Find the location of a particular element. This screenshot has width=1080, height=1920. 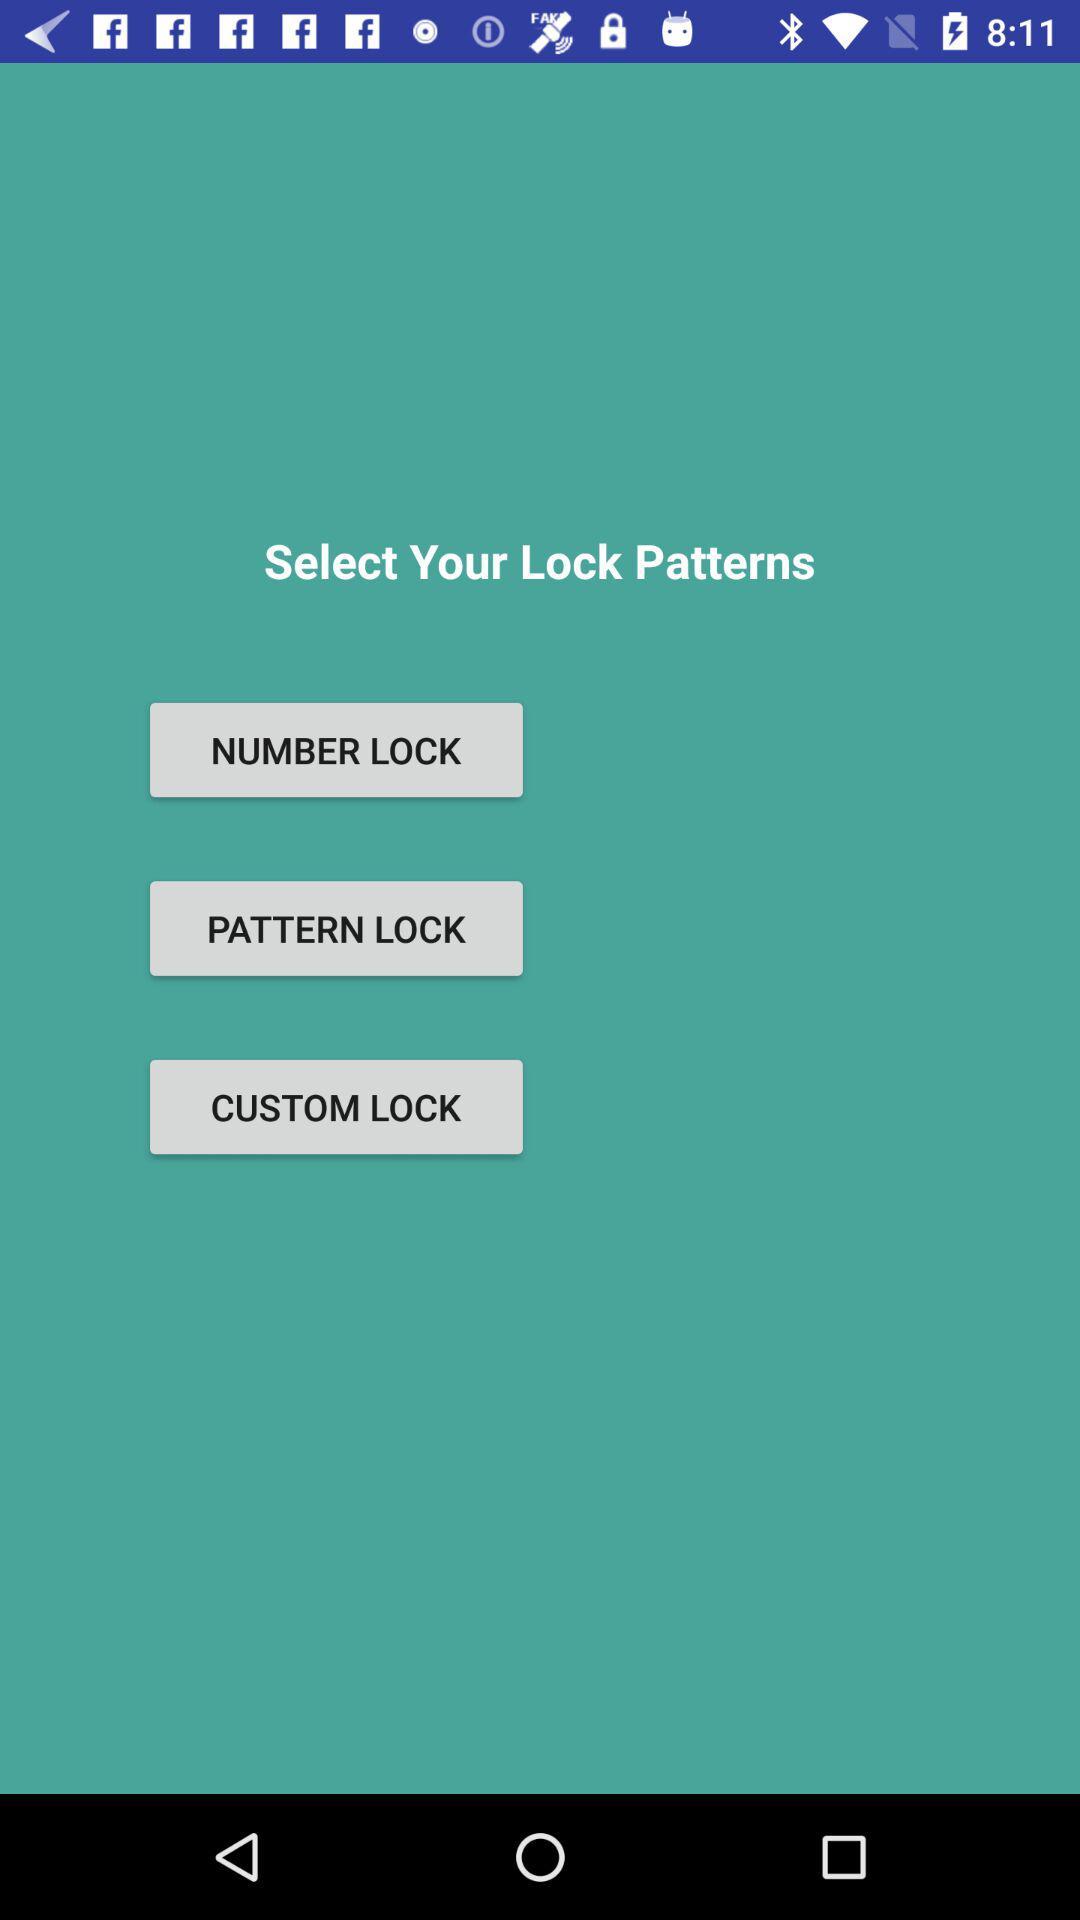

pattern lock icon is located at coordinates (335, 927).